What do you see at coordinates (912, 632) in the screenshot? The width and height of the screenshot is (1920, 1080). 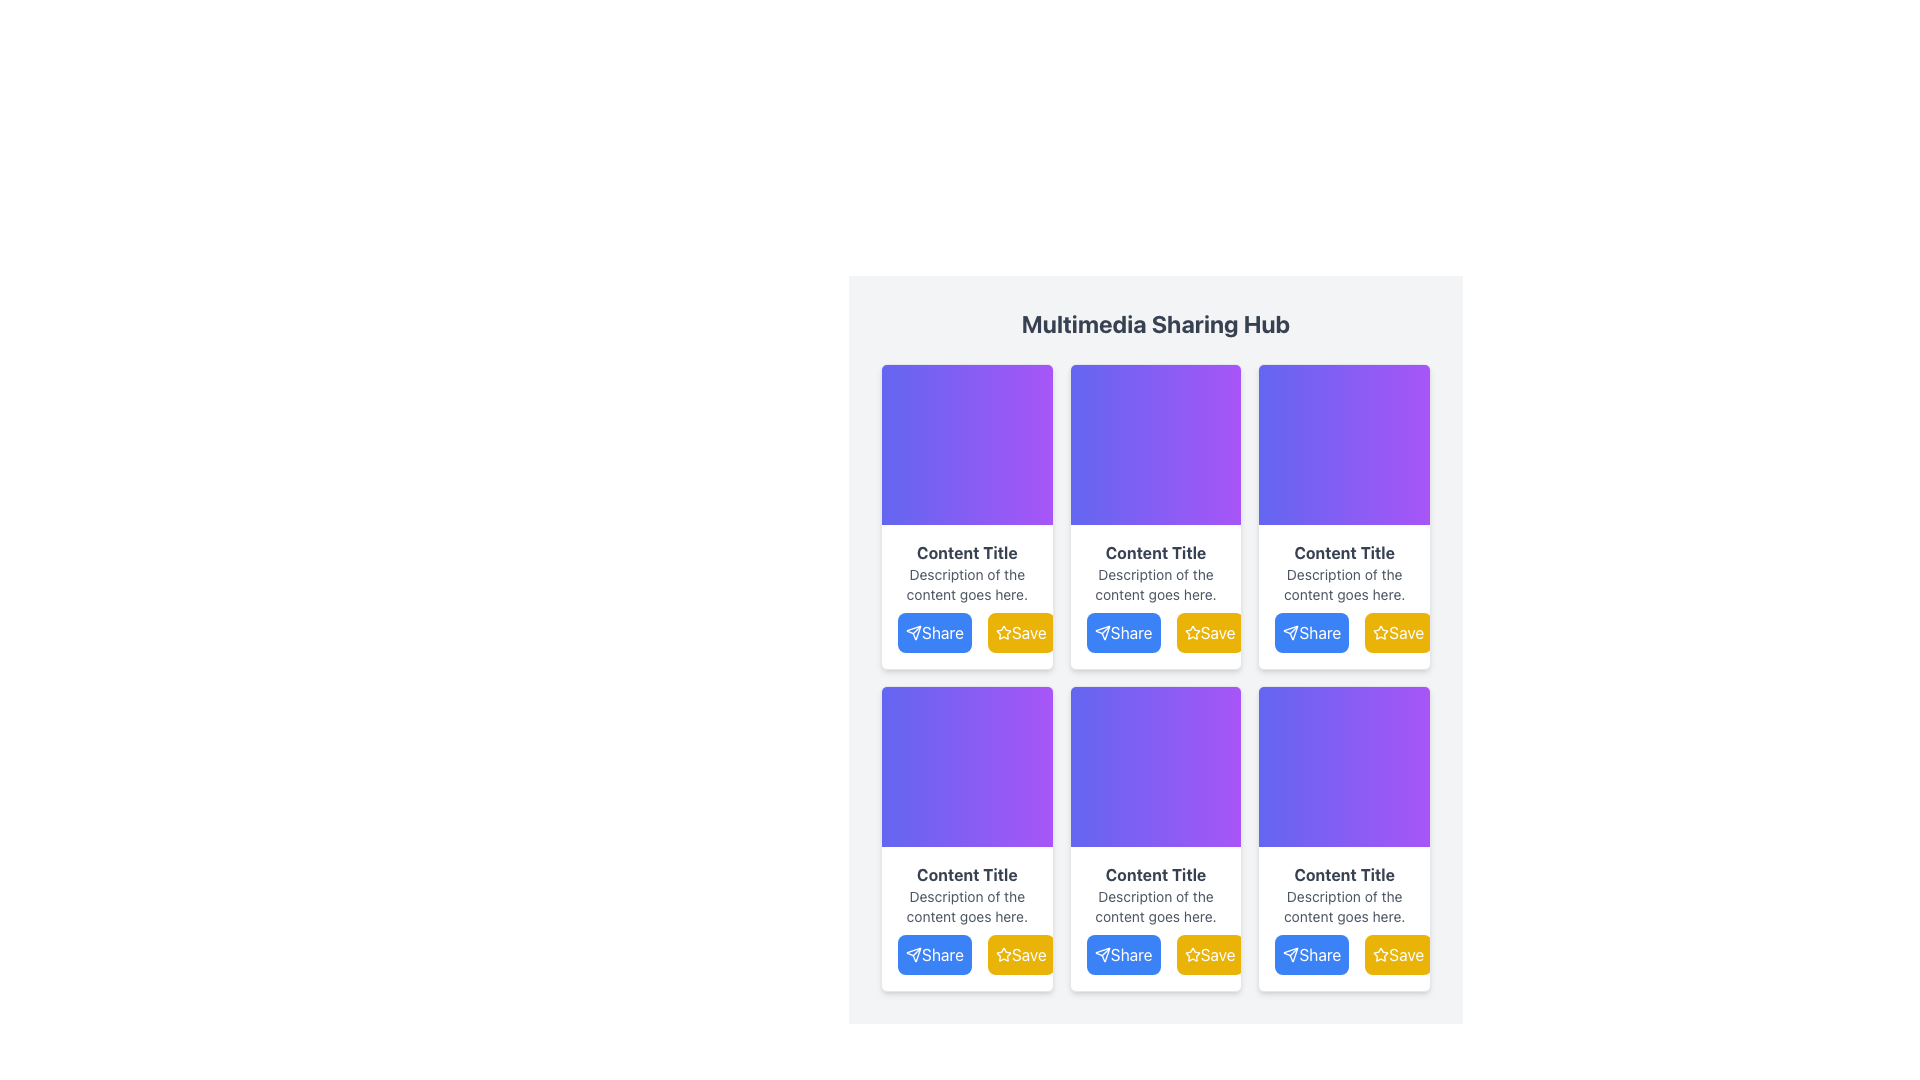 I see `the share button located at the bottom-left corner of the third card in the top row of the multi-card grid to initiate sharing` at bounding box center [912, 632].